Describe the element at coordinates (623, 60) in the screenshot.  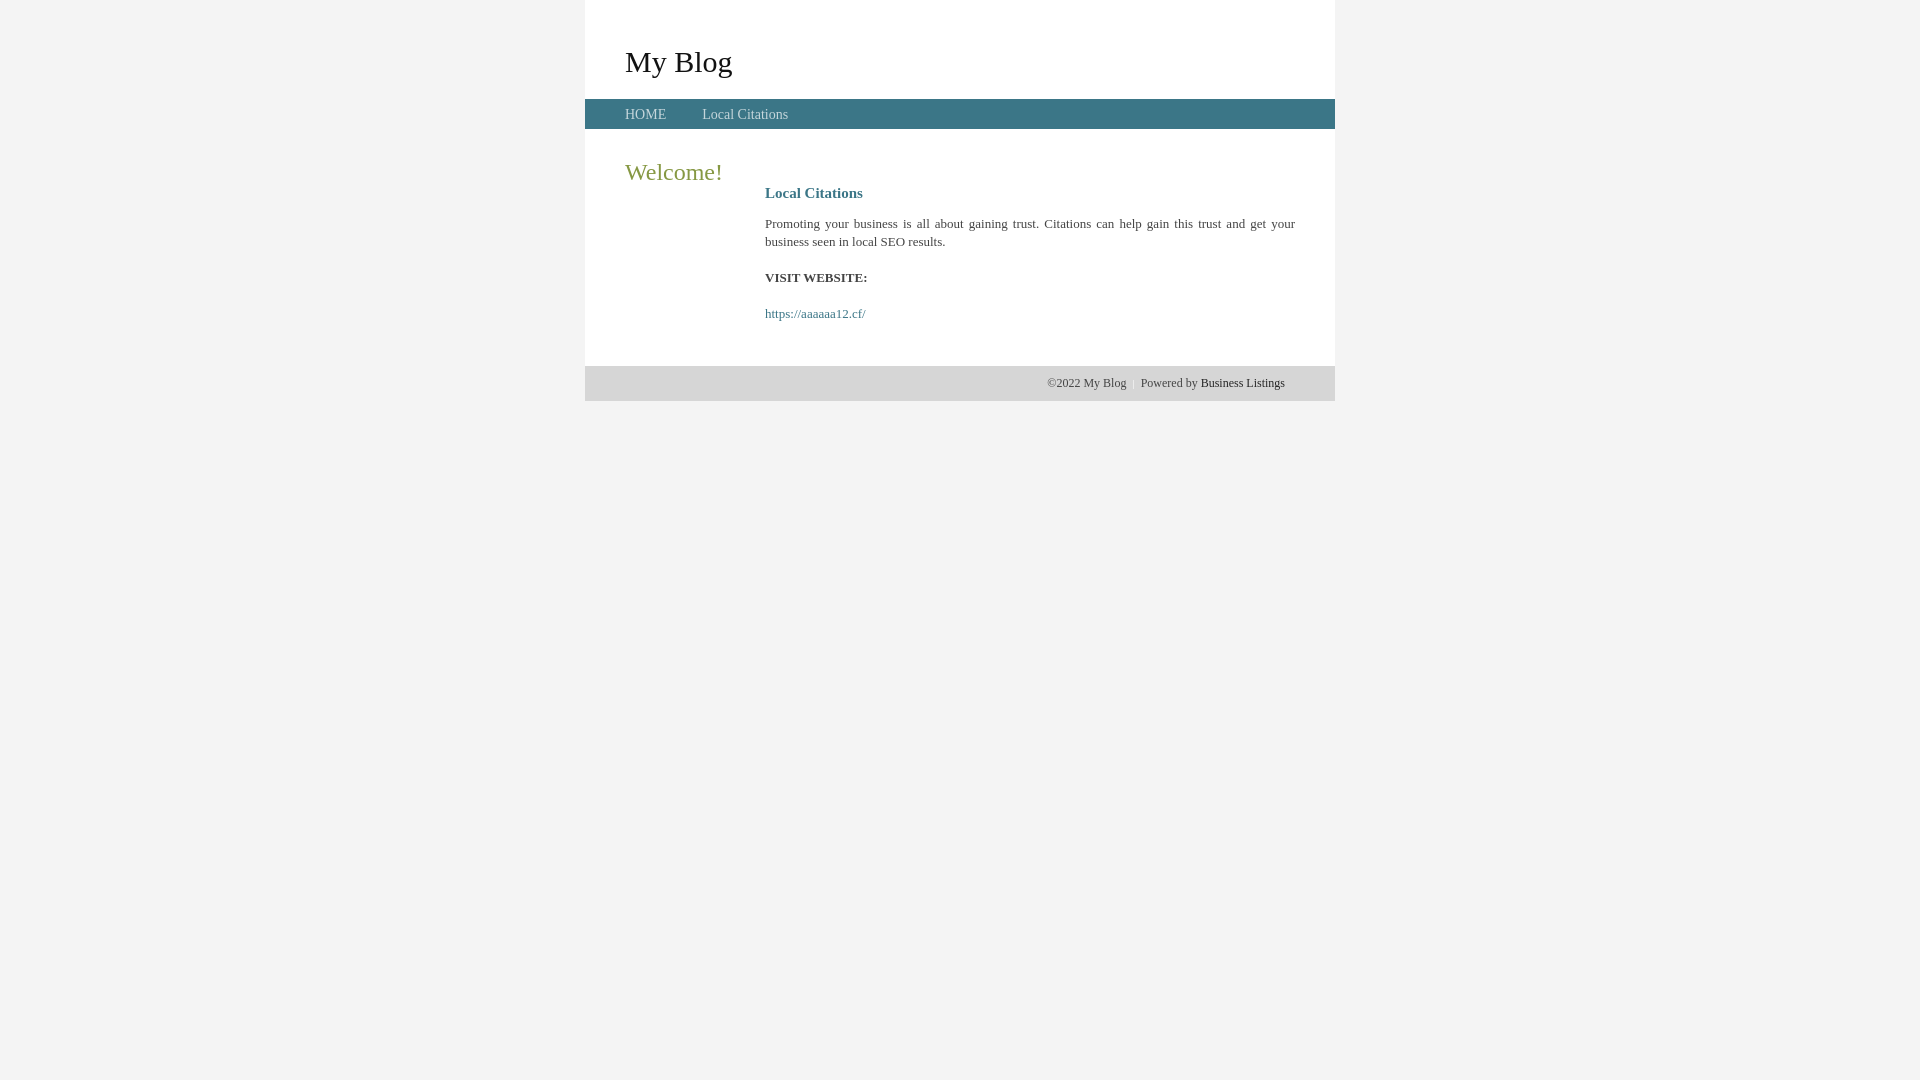
I see `'My Blog'` at that location.